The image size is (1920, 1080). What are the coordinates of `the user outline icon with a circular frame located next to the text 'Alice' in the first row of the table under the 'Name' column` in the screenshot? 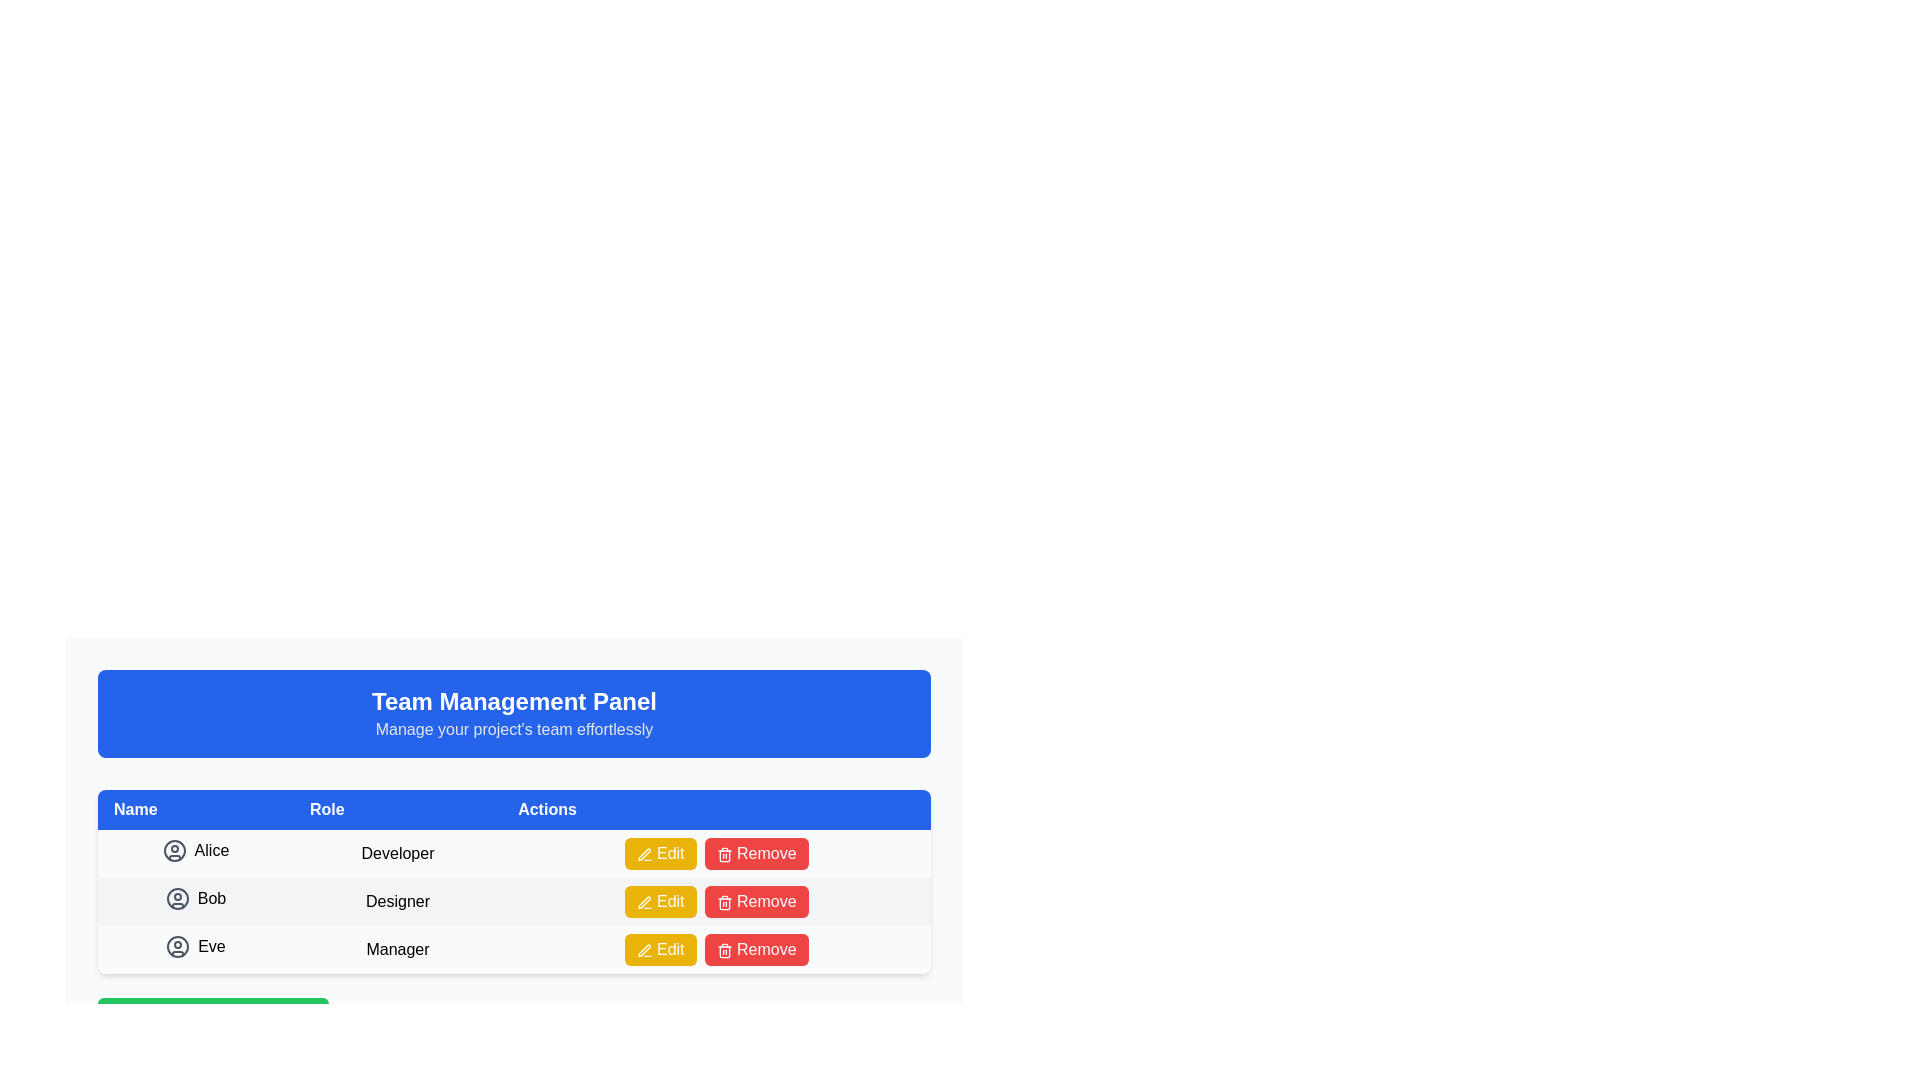 It's located at (174, 850).